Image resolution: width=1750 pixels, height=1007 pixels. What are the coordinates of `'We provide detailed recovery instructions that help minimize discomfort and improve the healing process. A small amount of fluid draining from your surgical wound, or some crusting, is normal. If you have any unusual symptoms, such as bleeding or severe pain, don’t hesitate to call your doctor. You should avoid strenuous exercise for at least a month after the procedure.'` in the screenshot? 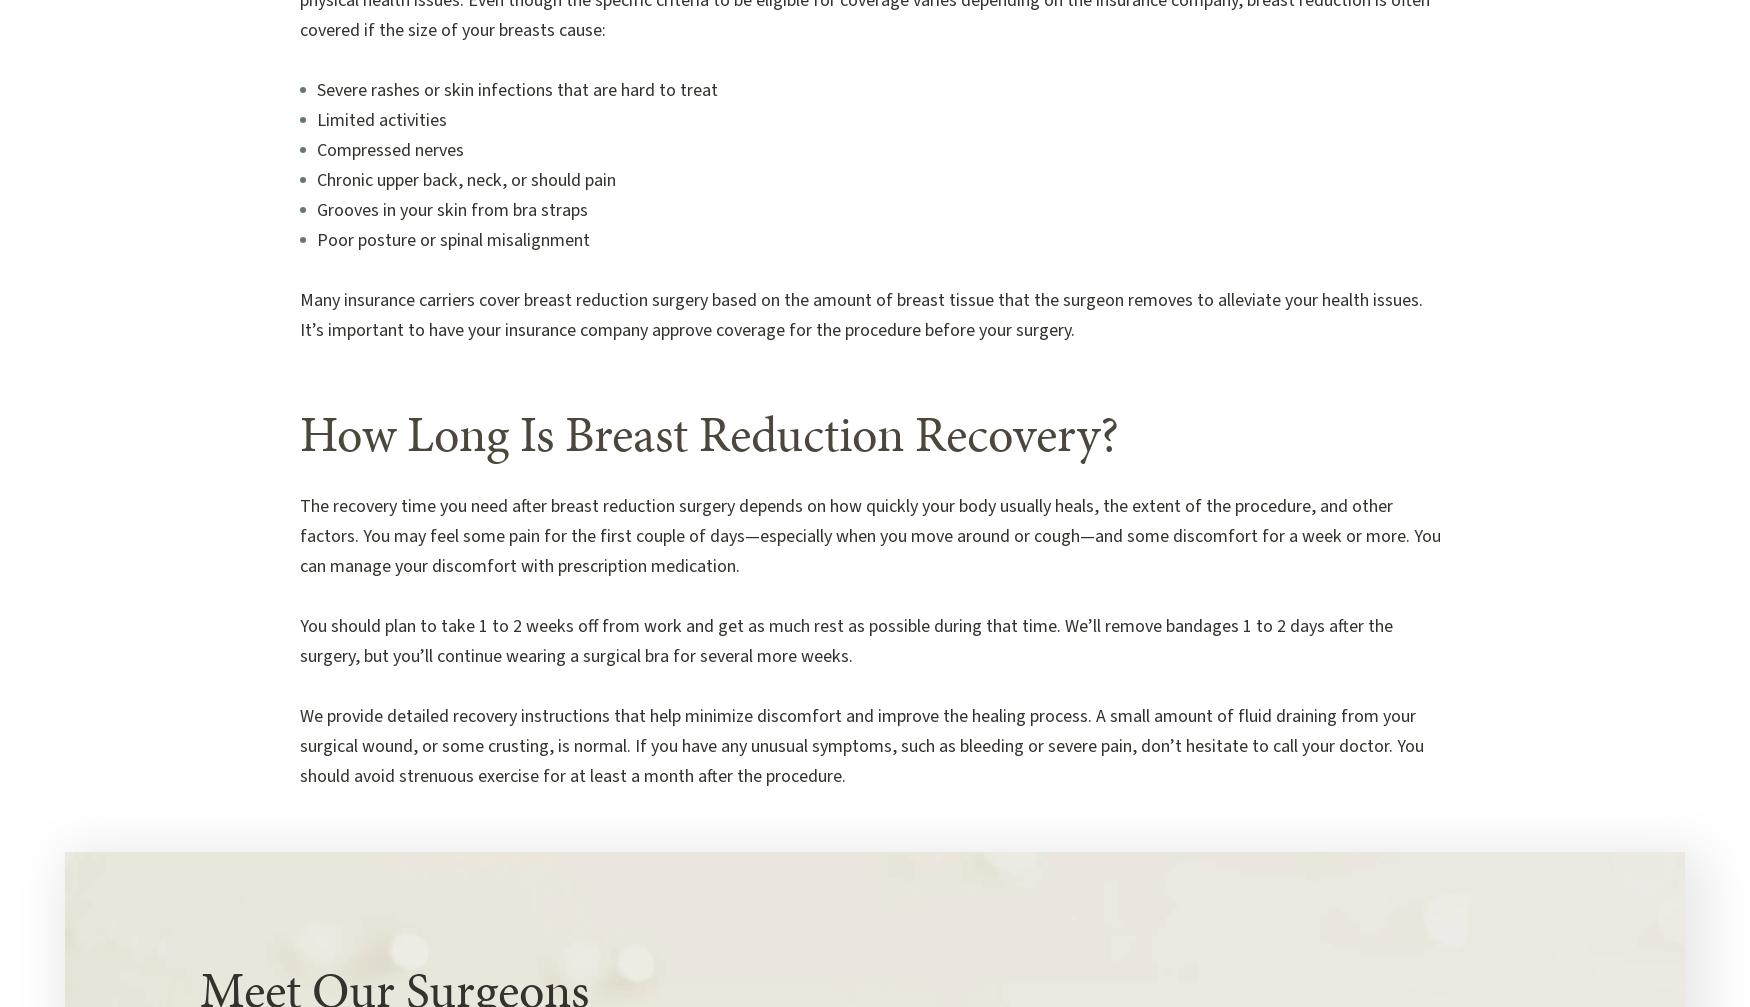 It's located at (862, 745).